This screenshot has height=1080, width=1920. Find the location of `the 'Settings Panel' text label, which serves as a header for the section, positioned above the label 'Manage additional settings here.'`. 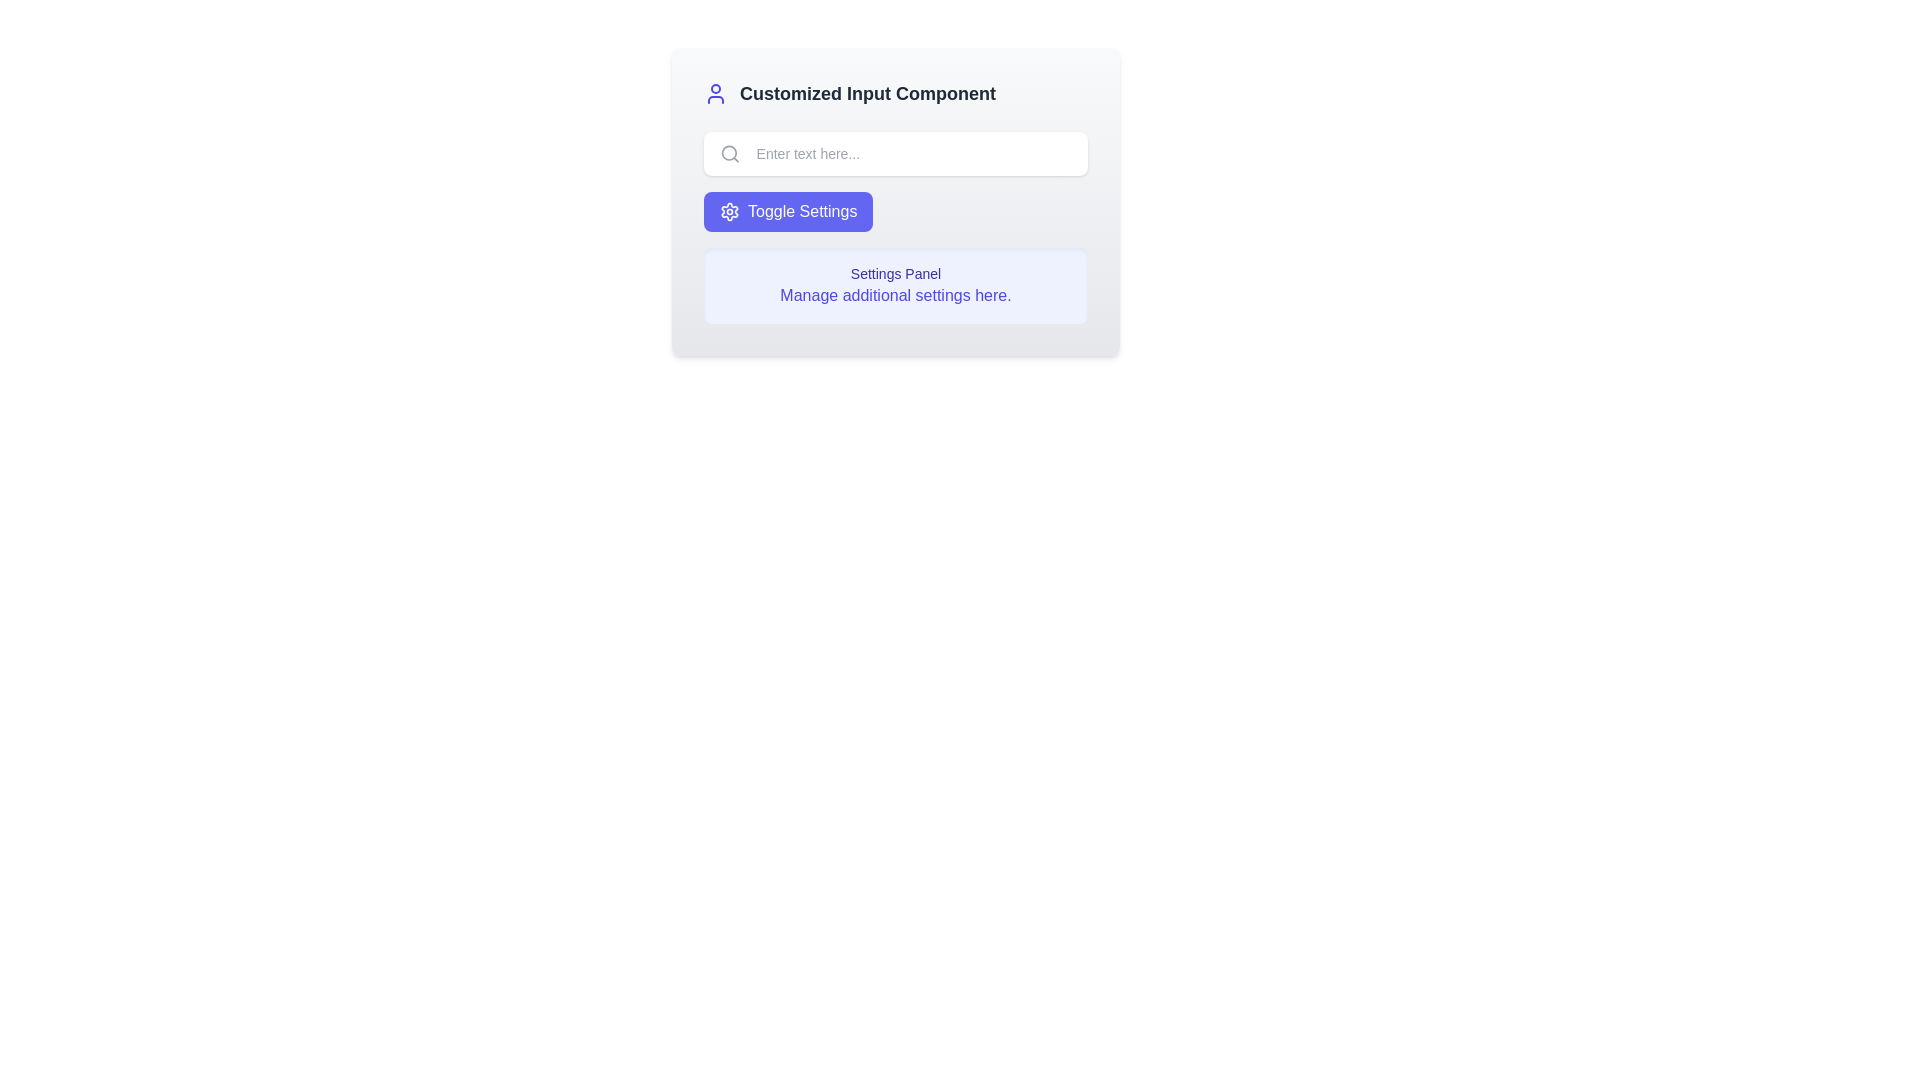

the 'Settings Panel' text label, which serves as a header for the section, positioned above the label 'Manage additional settings here.' is located at coordinates (895, 273).